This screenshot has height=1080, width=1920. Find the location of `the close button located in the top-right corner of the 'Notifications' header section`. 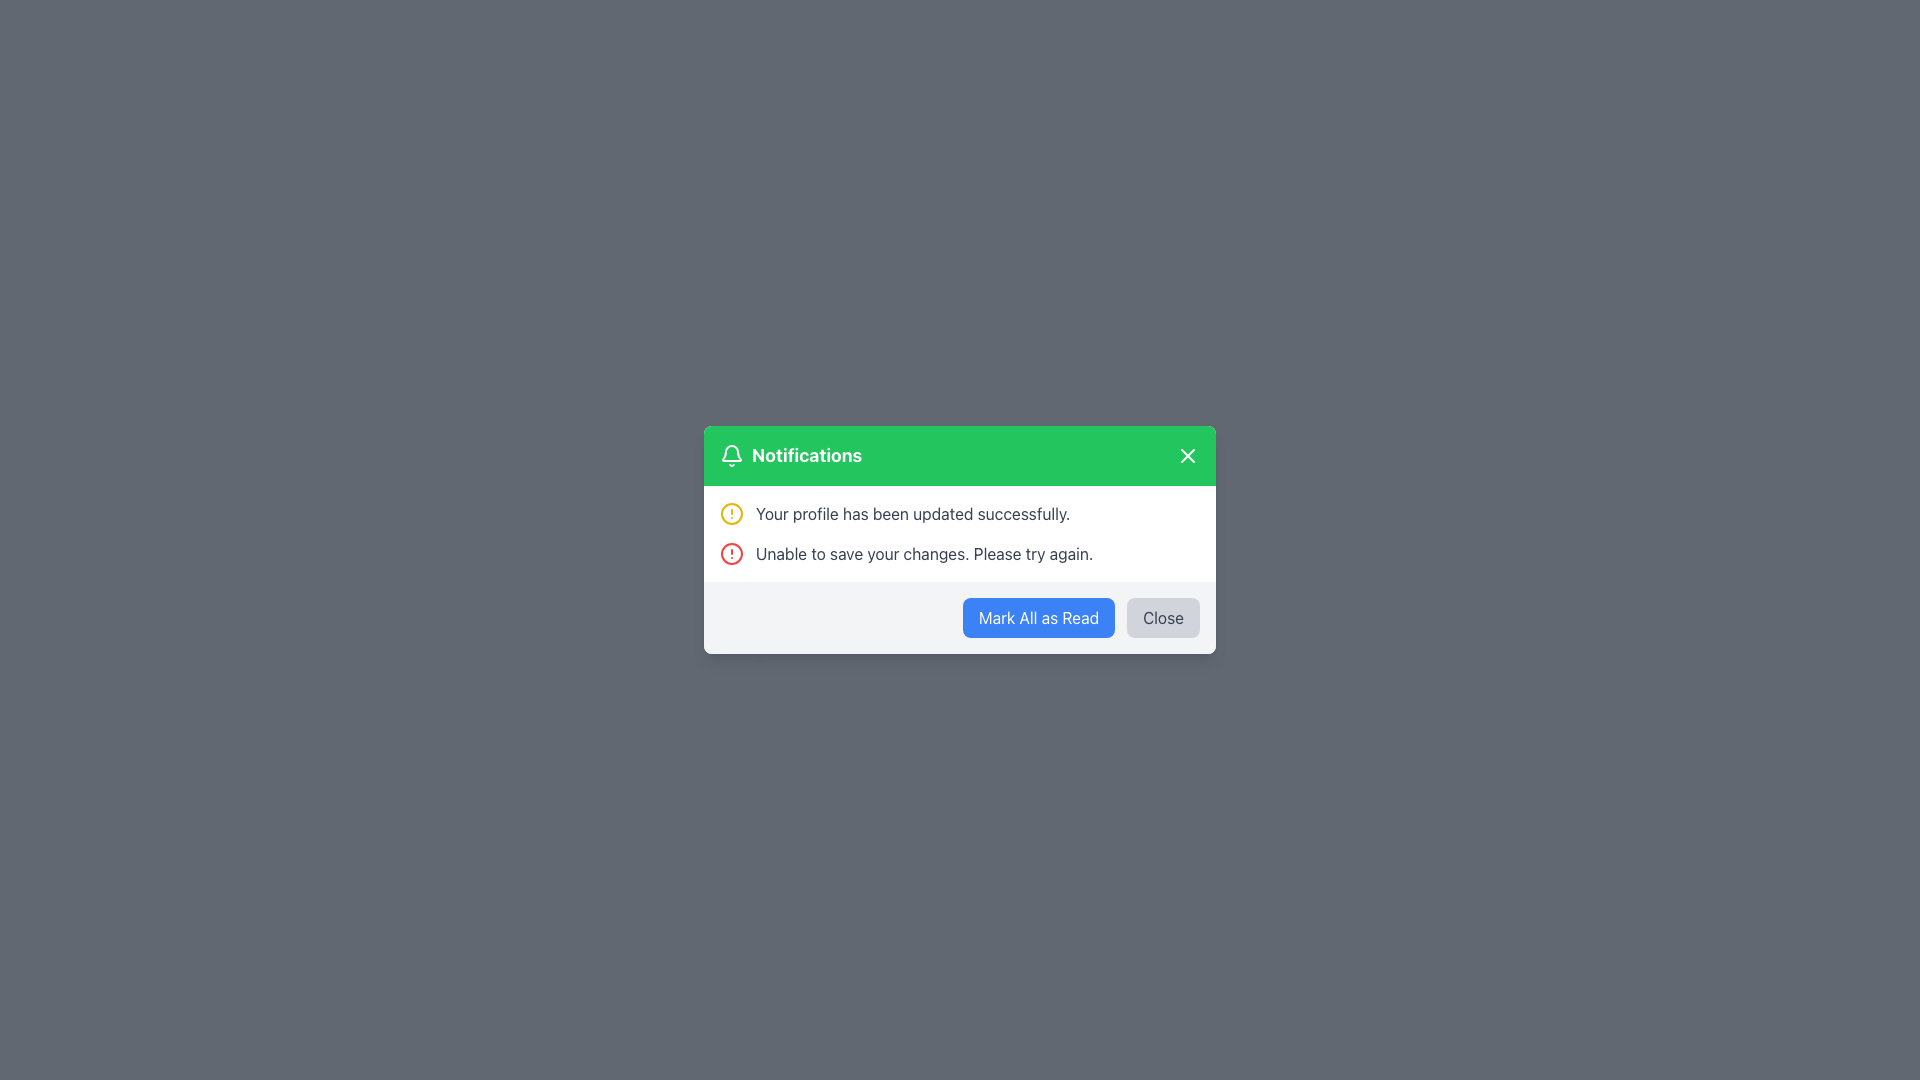

the close button located in the top-right corner of the 'Notifications' header section is located at coordinates (1188, 455).